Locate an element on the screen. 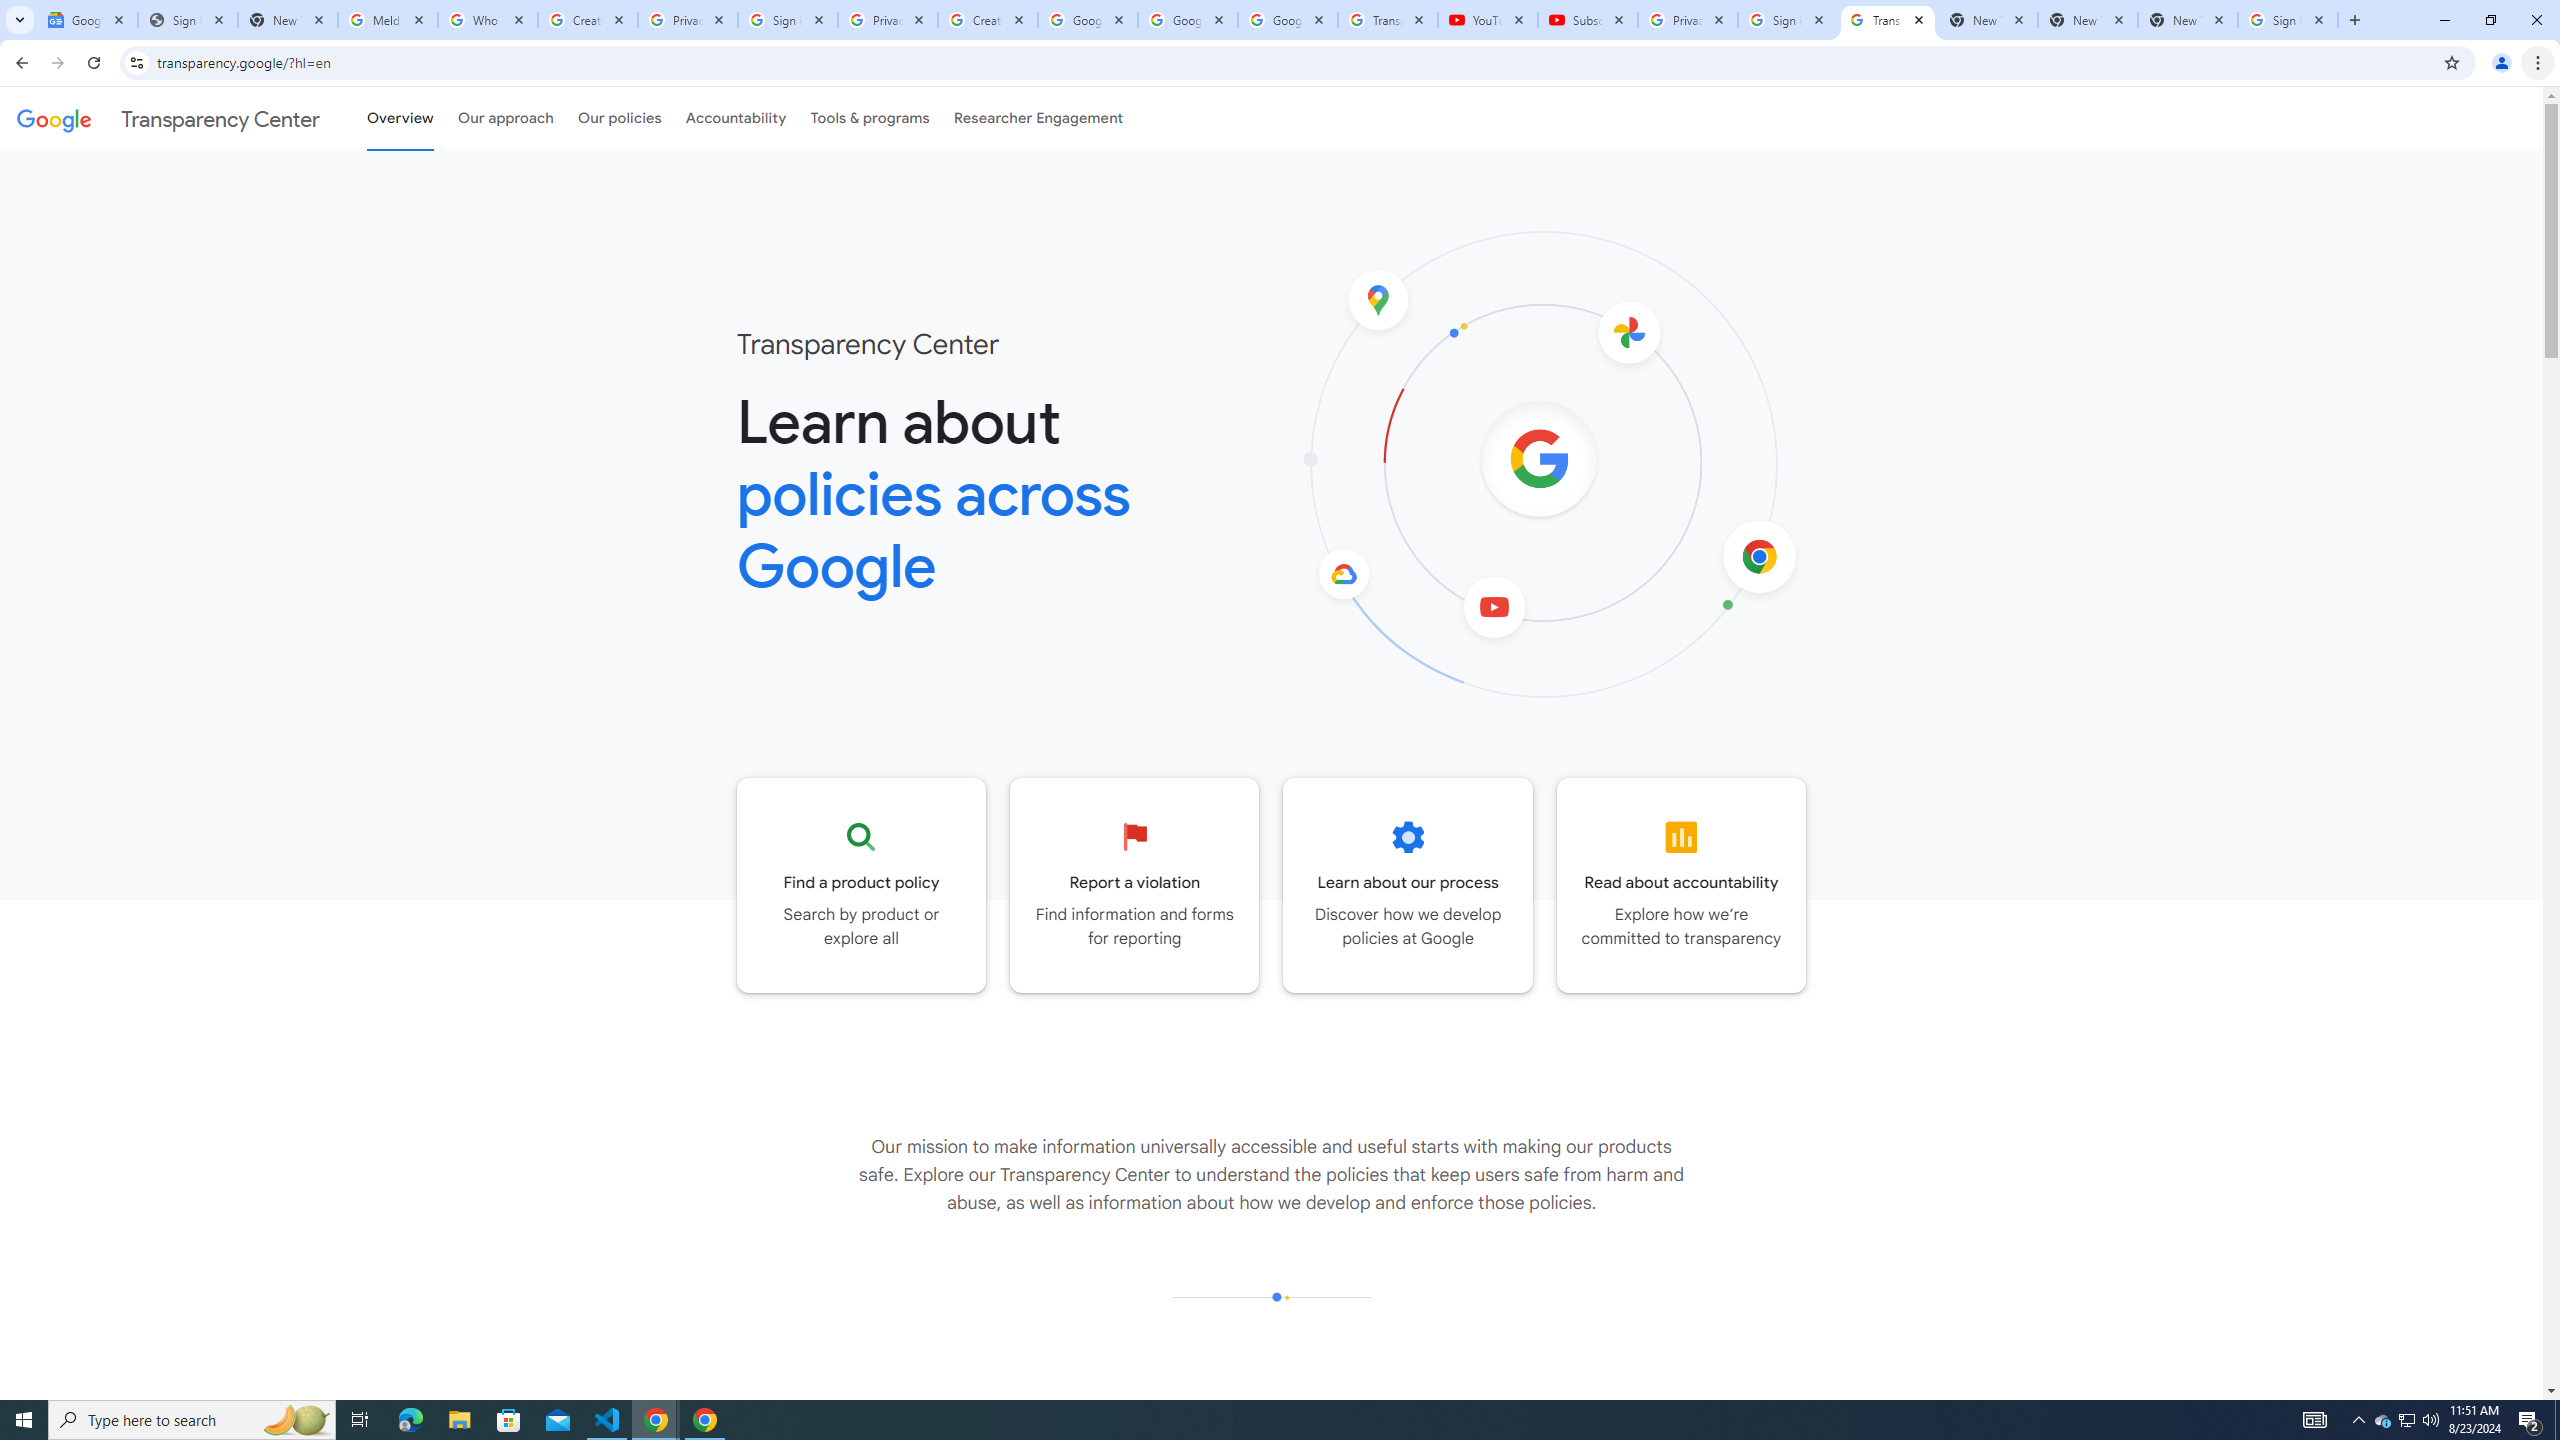  'Our approach' is located at coordinates (505, 118).